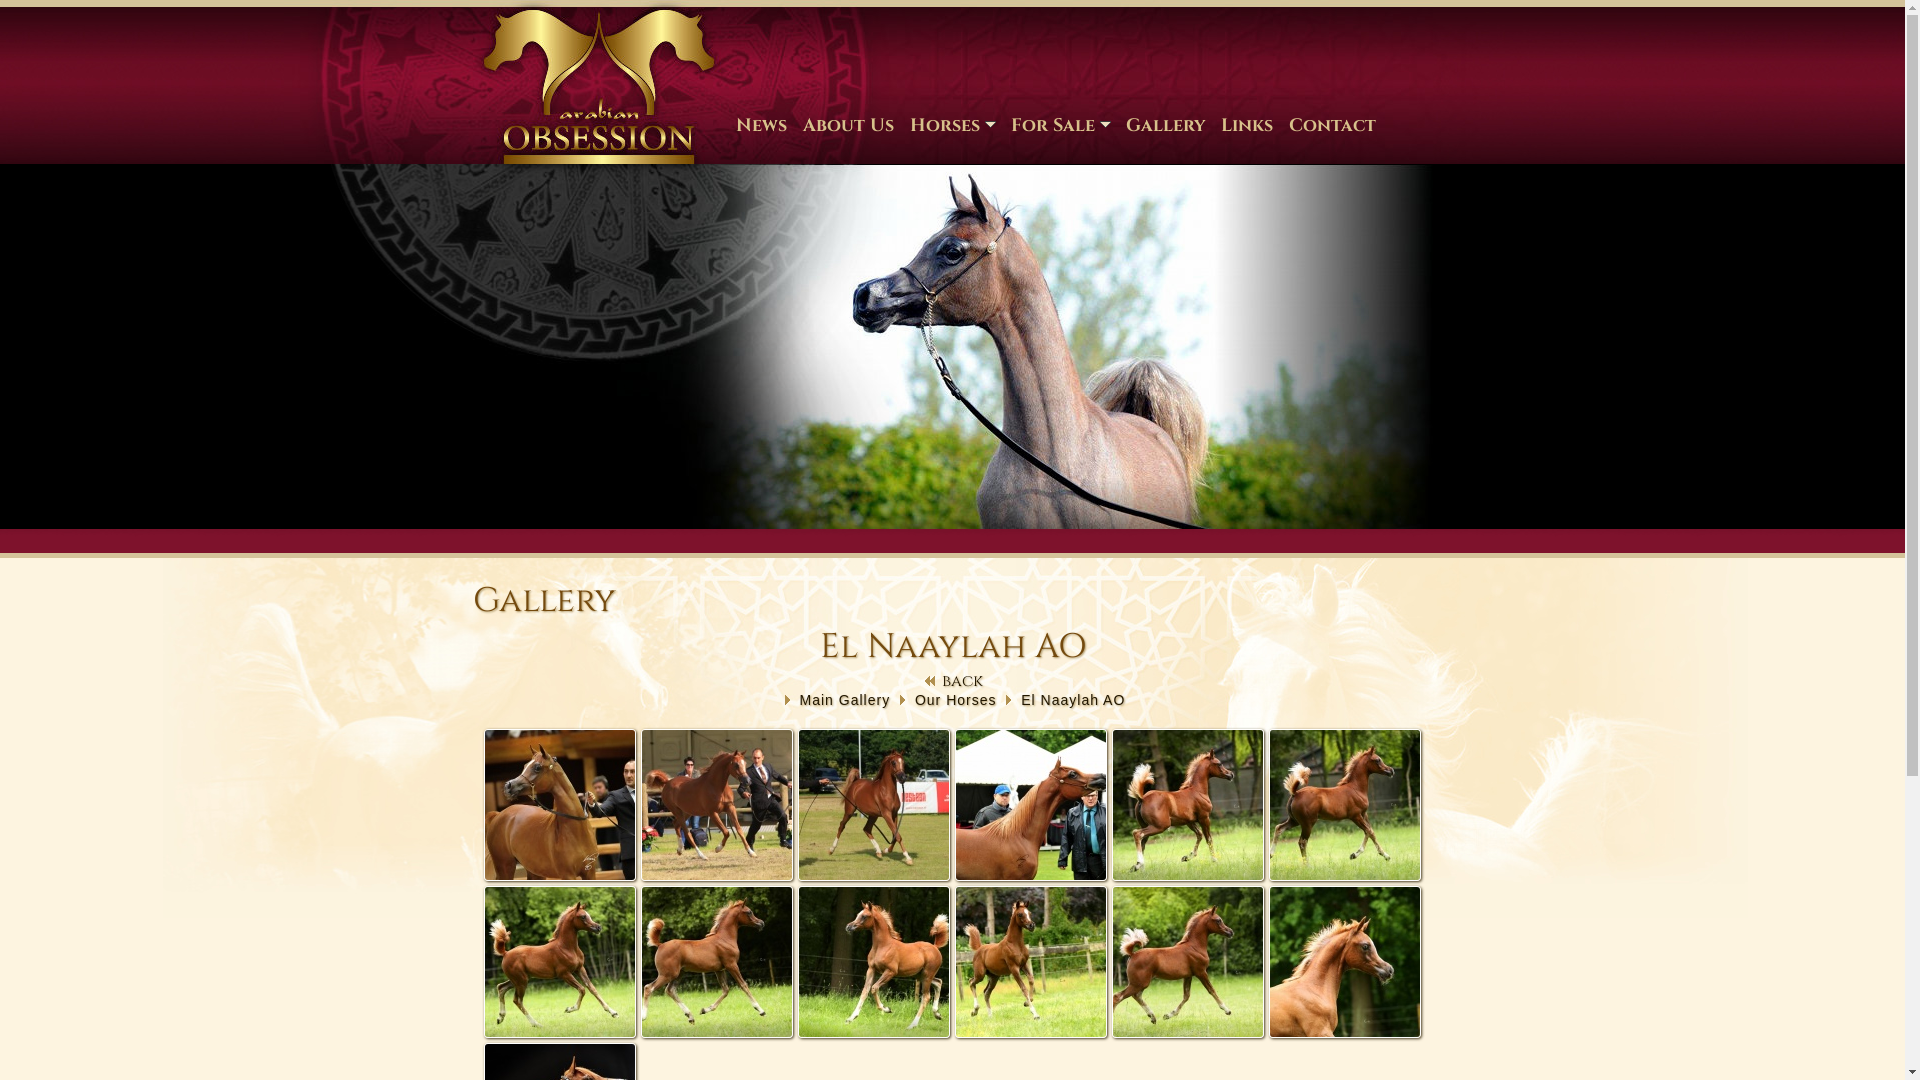 Image resolution: width=1920 pixels, height=1080 pixels. Describe the element at coordinates (847, 124) in the screenshot. I see `'About Us'` at that location.